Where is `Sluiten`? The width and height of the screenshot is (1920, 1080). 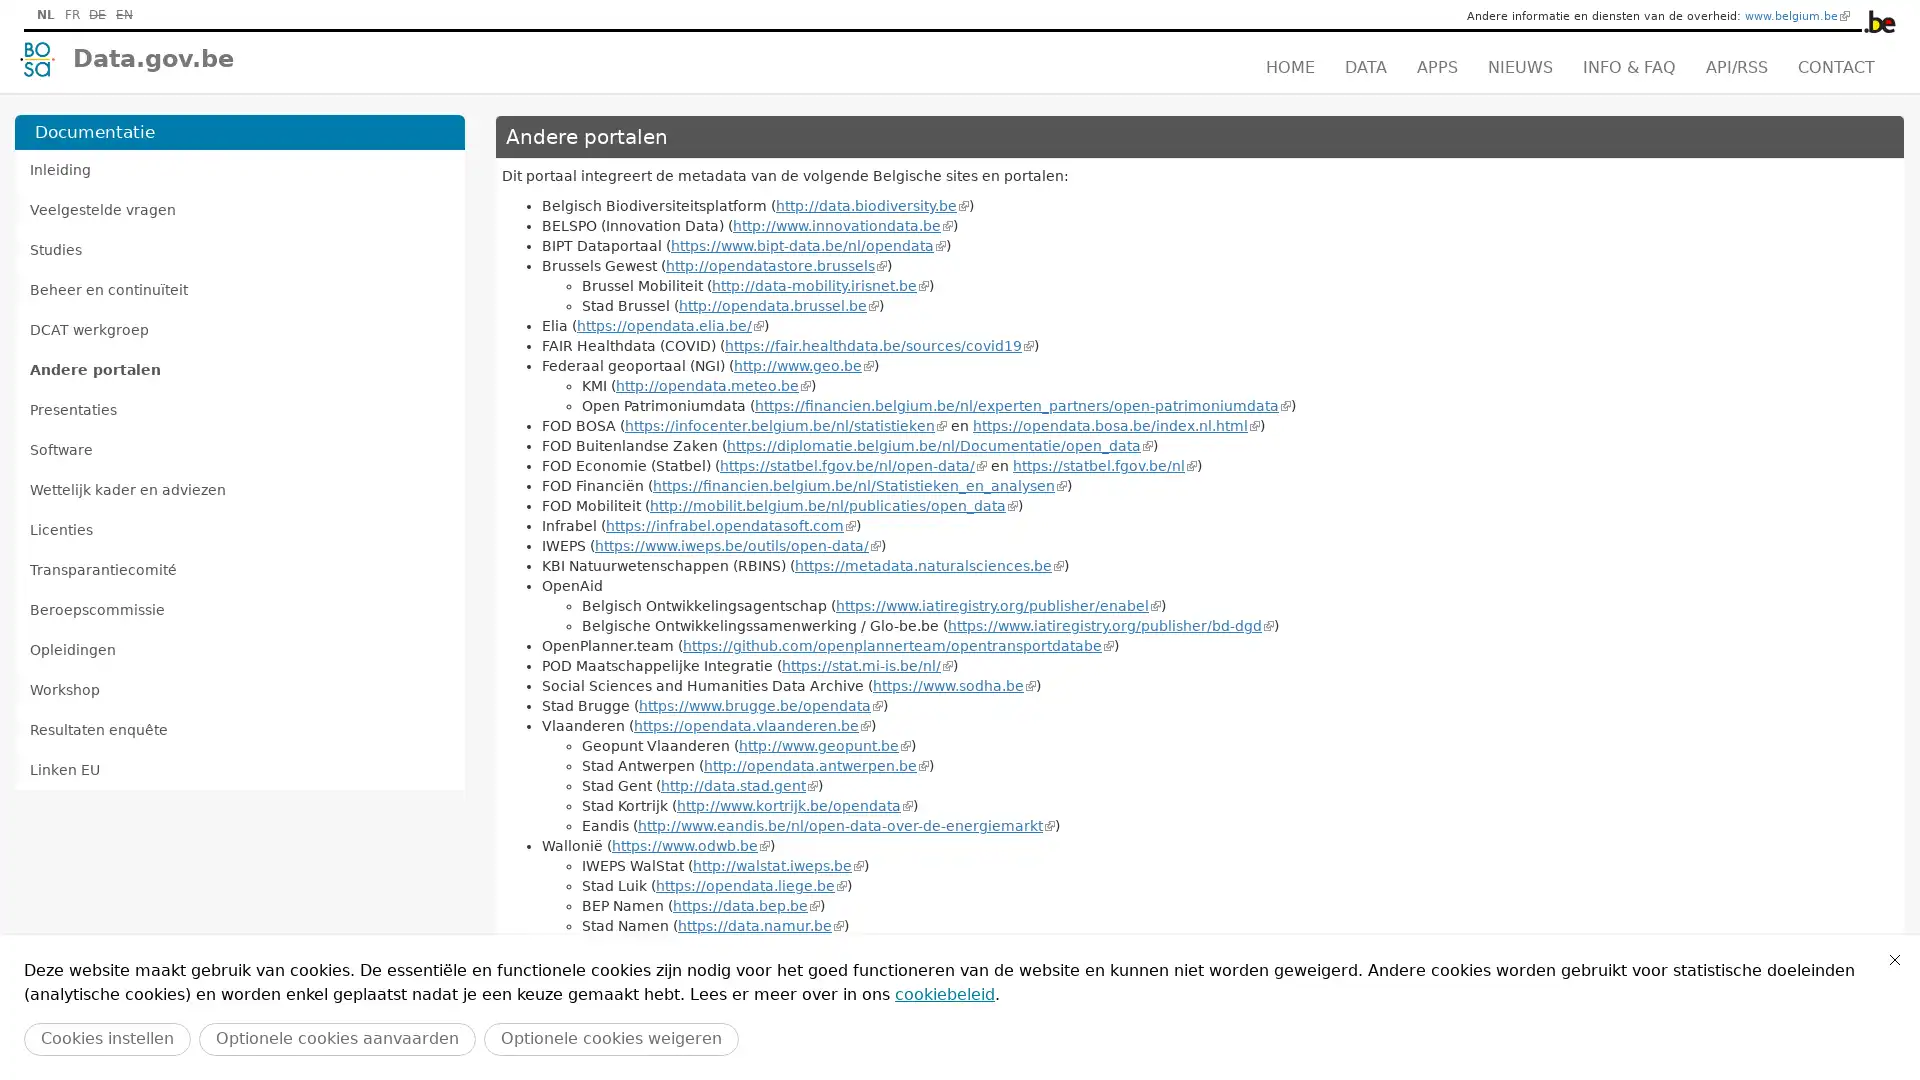 Sluiten is located at coordinates (1894, 959).